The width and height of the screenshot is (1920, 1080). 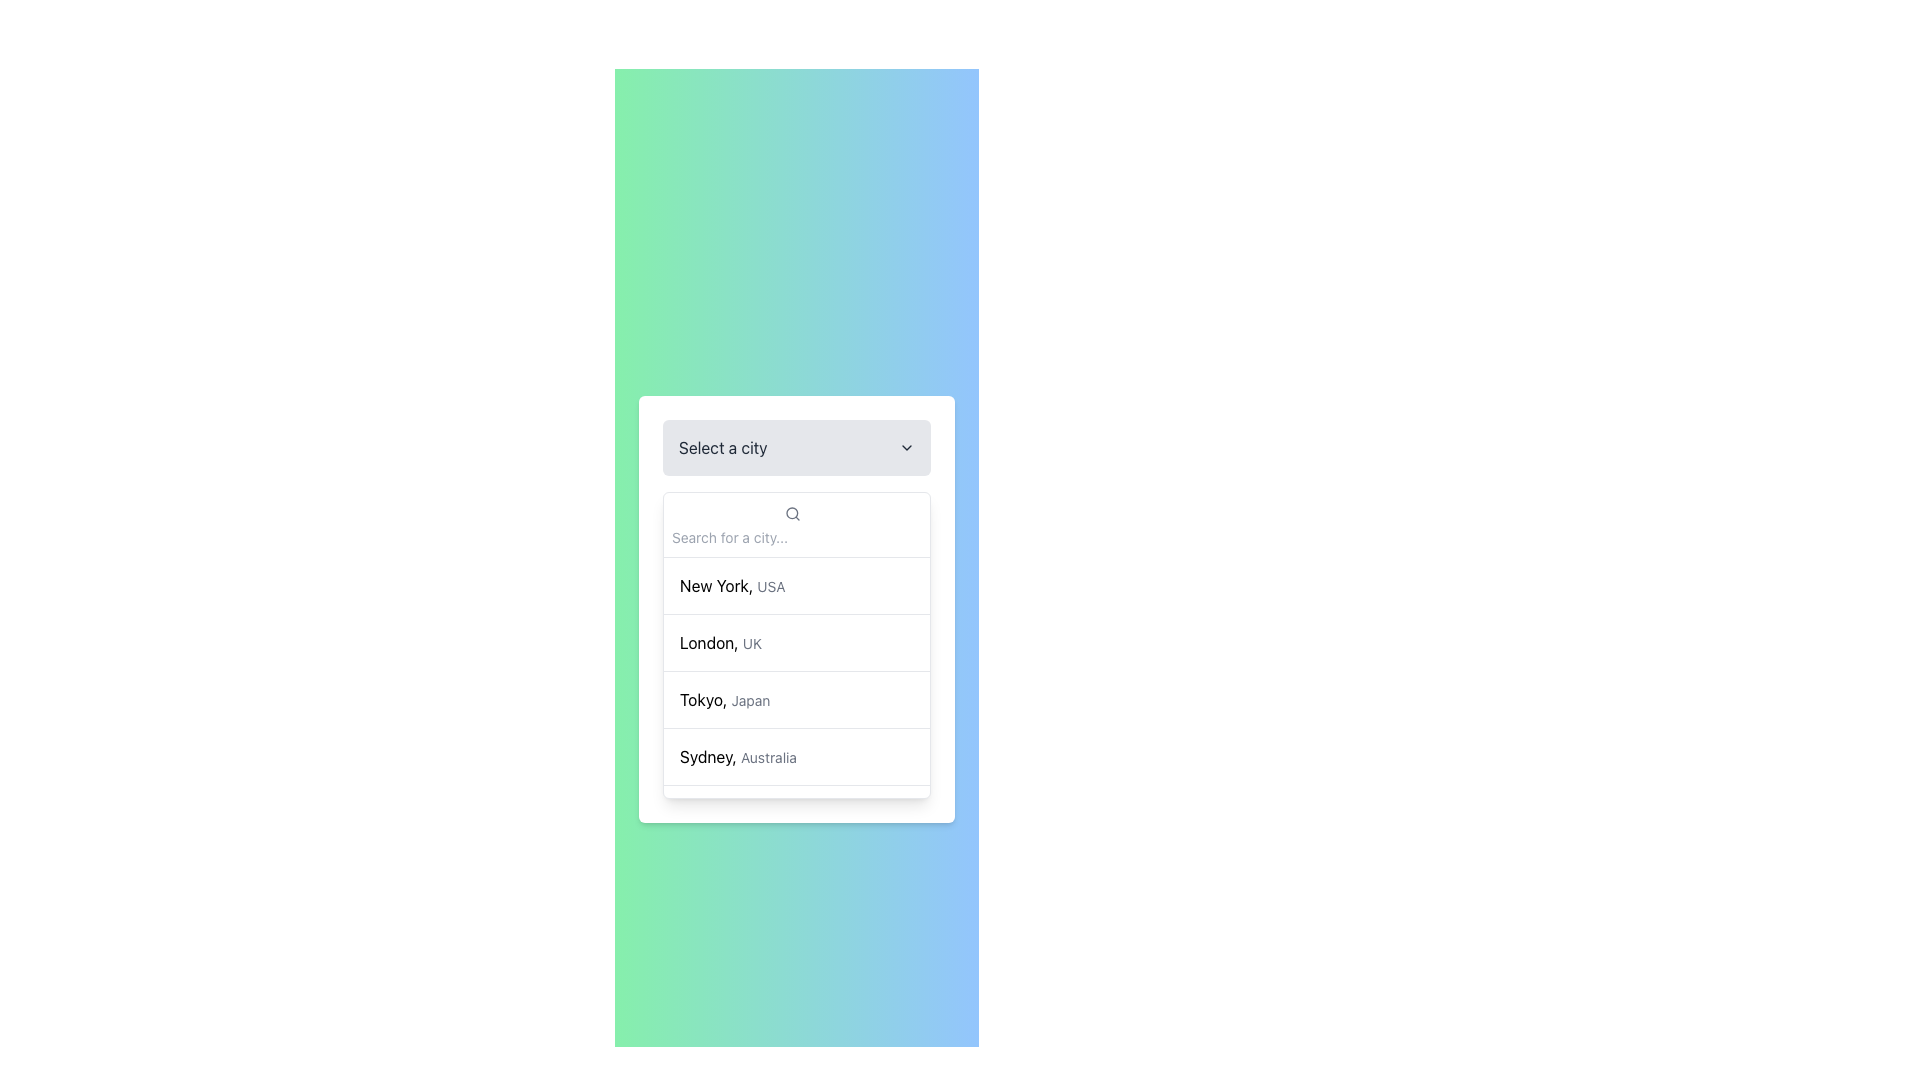 I want to click on the list item titled 'London, UK', so click(x=795, y=644).